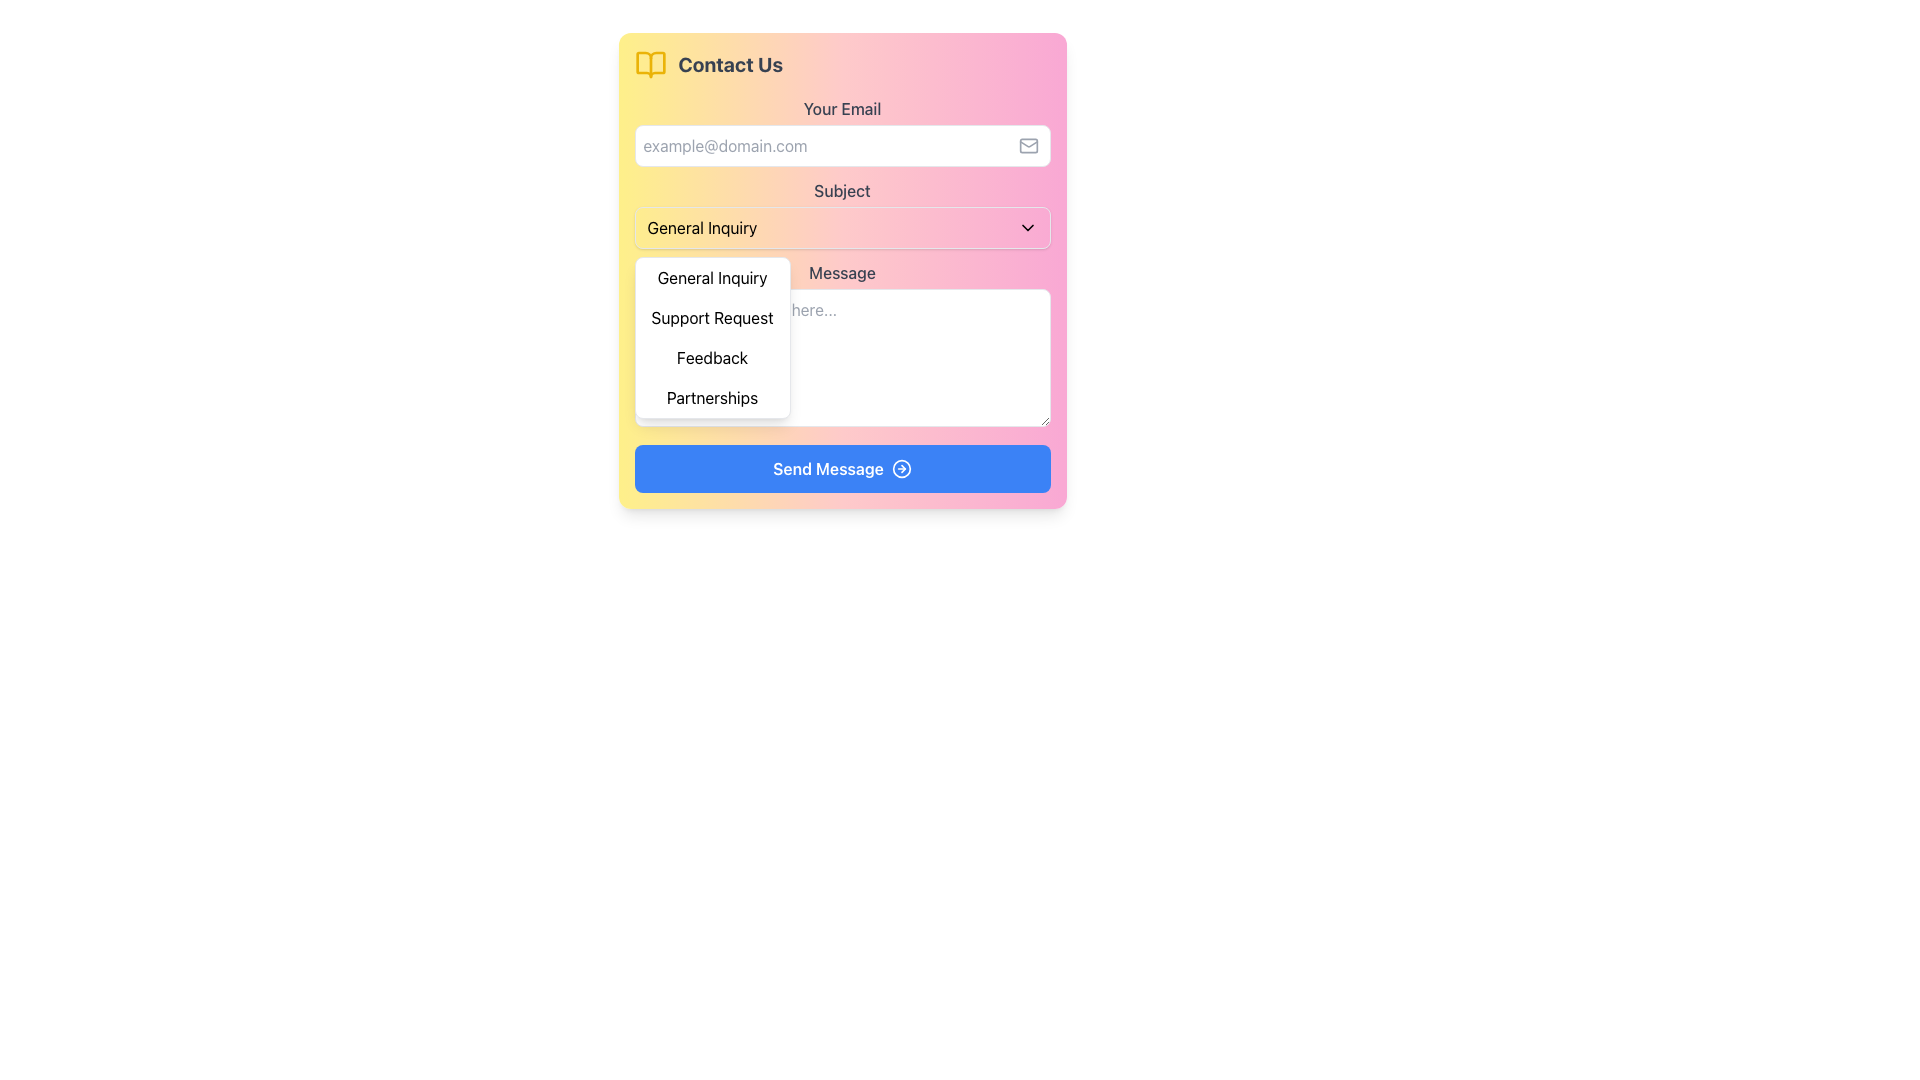 The width and height of the screenshot is (1920, 1080). Describe the element at coordinates (842, 469) in the screenshot. I see `the blue 'Send Message' button with rounded corners to change its color, which includes an icon of a rightward arrow` at that location.